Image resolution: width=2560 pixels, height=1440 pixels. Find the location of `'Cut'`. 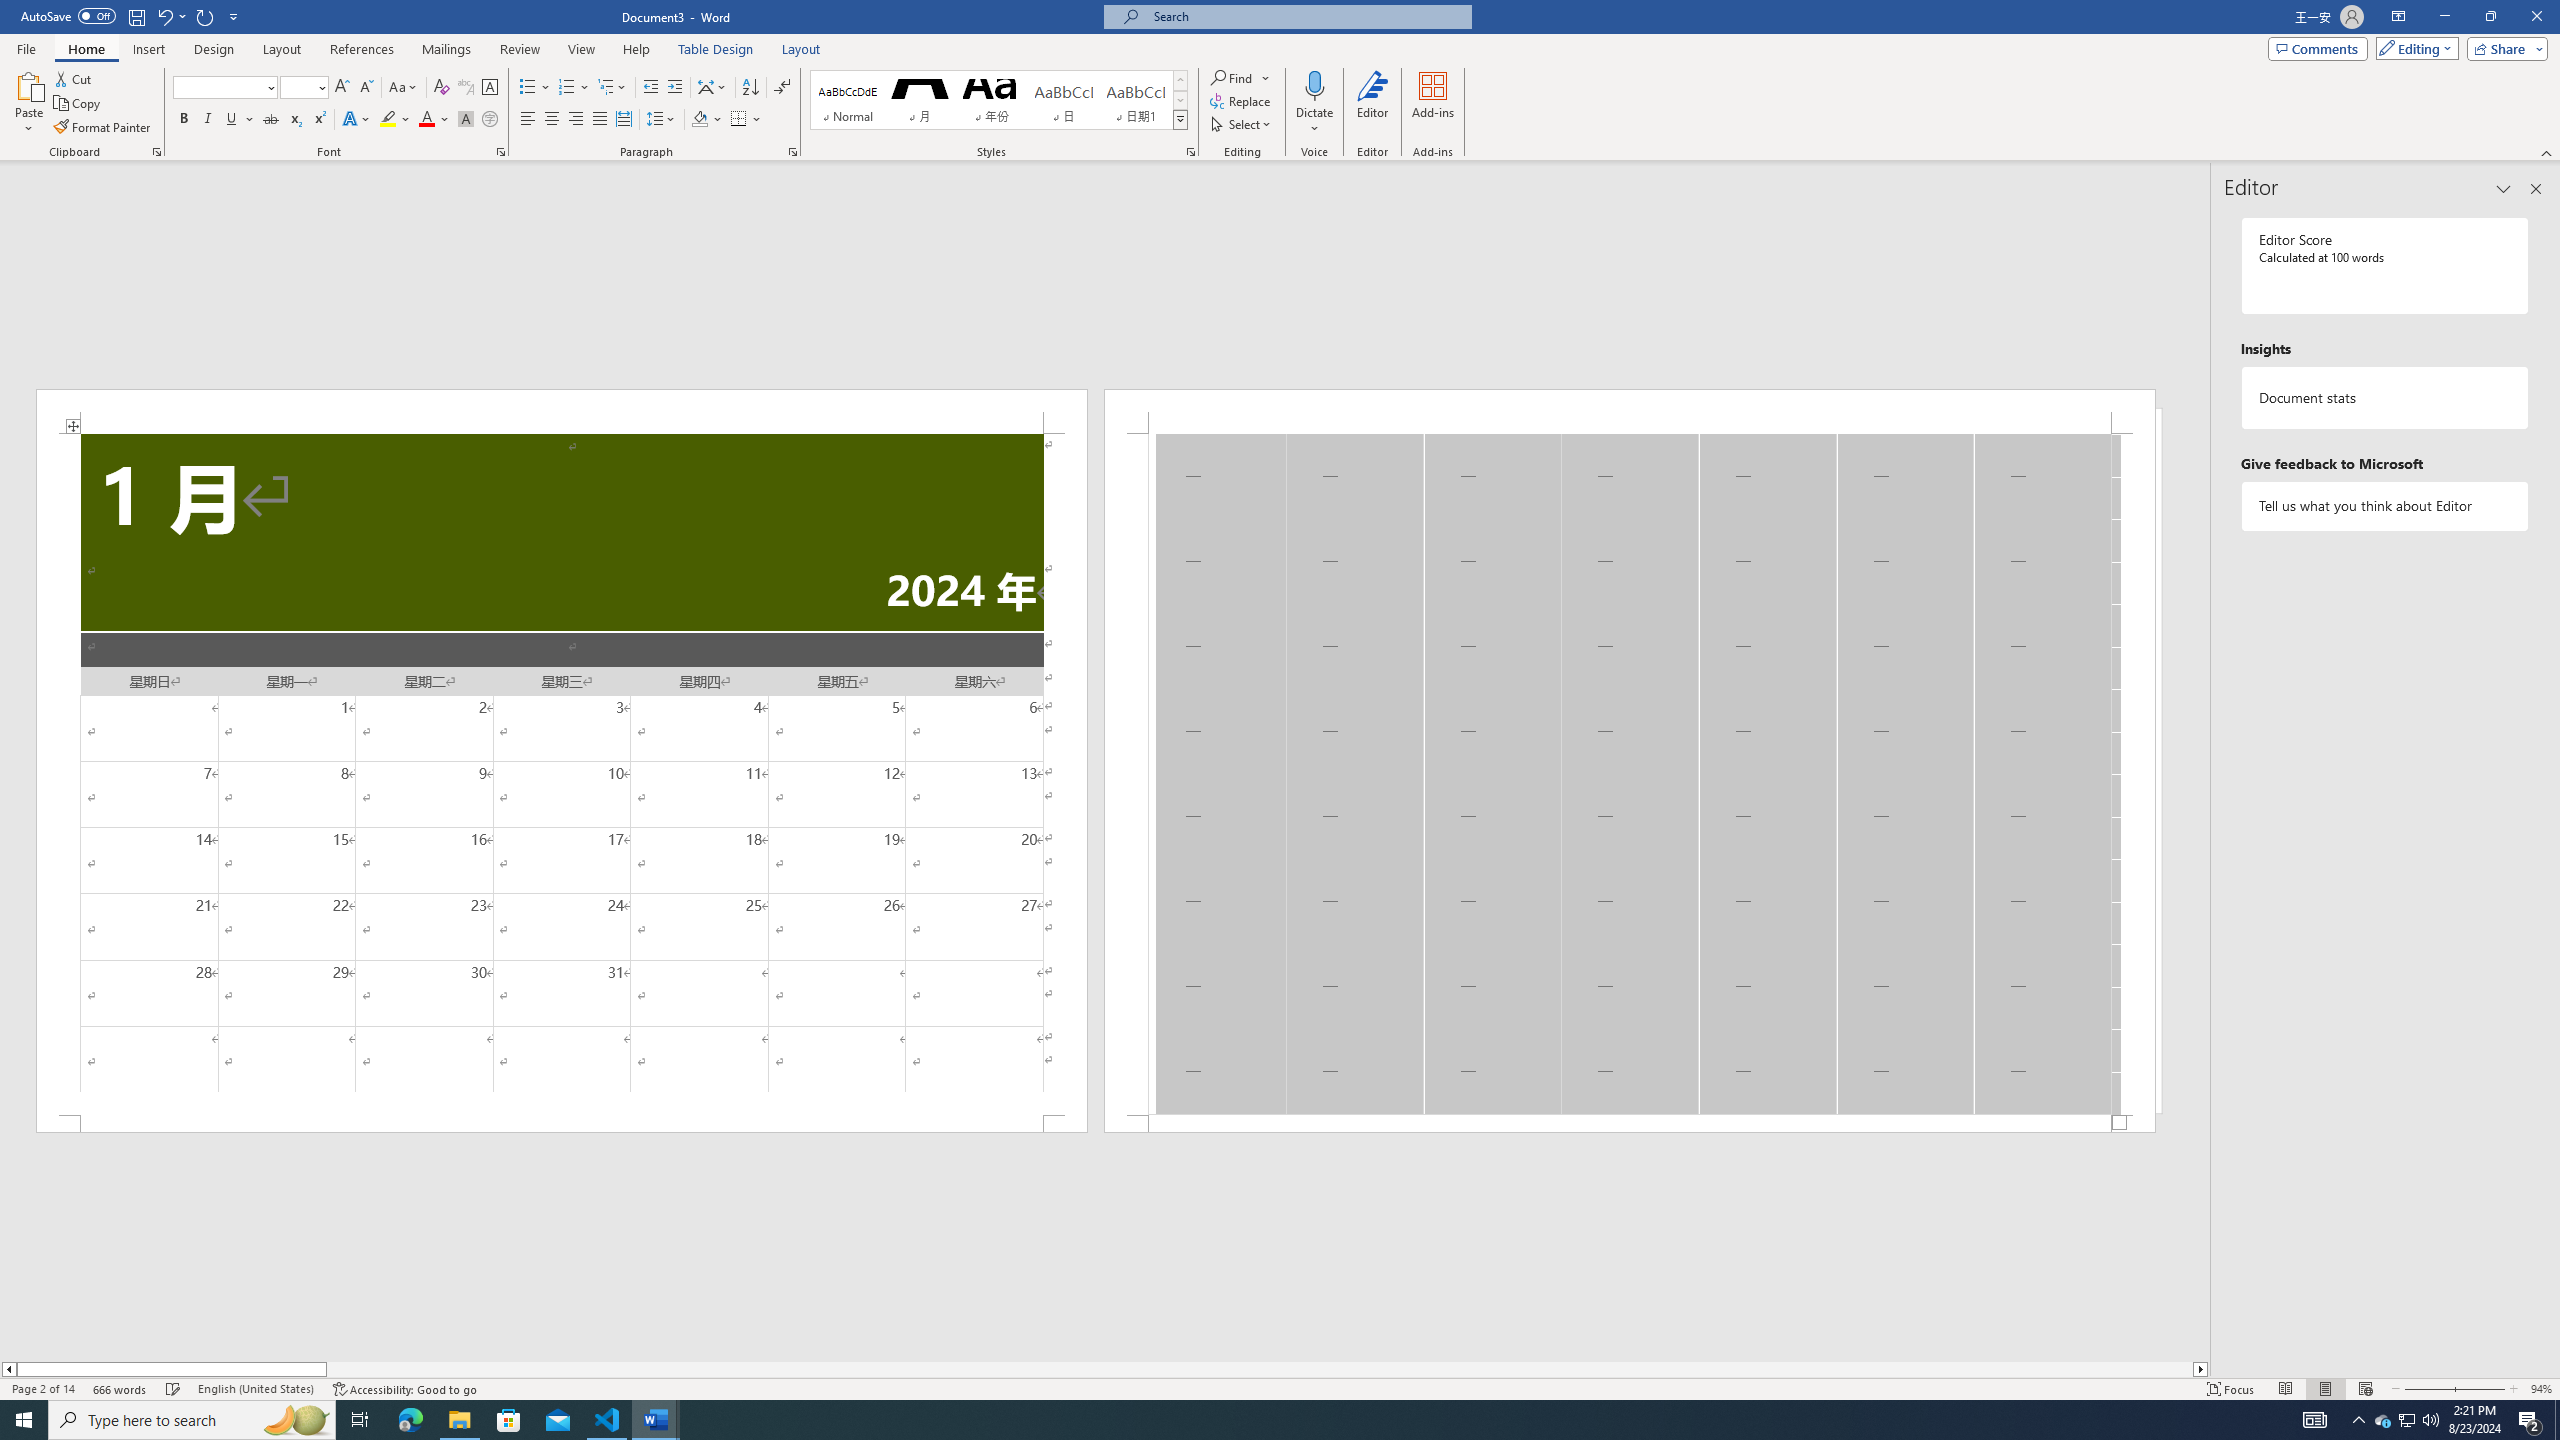

'Cut' is located at coordinates (73, 78).